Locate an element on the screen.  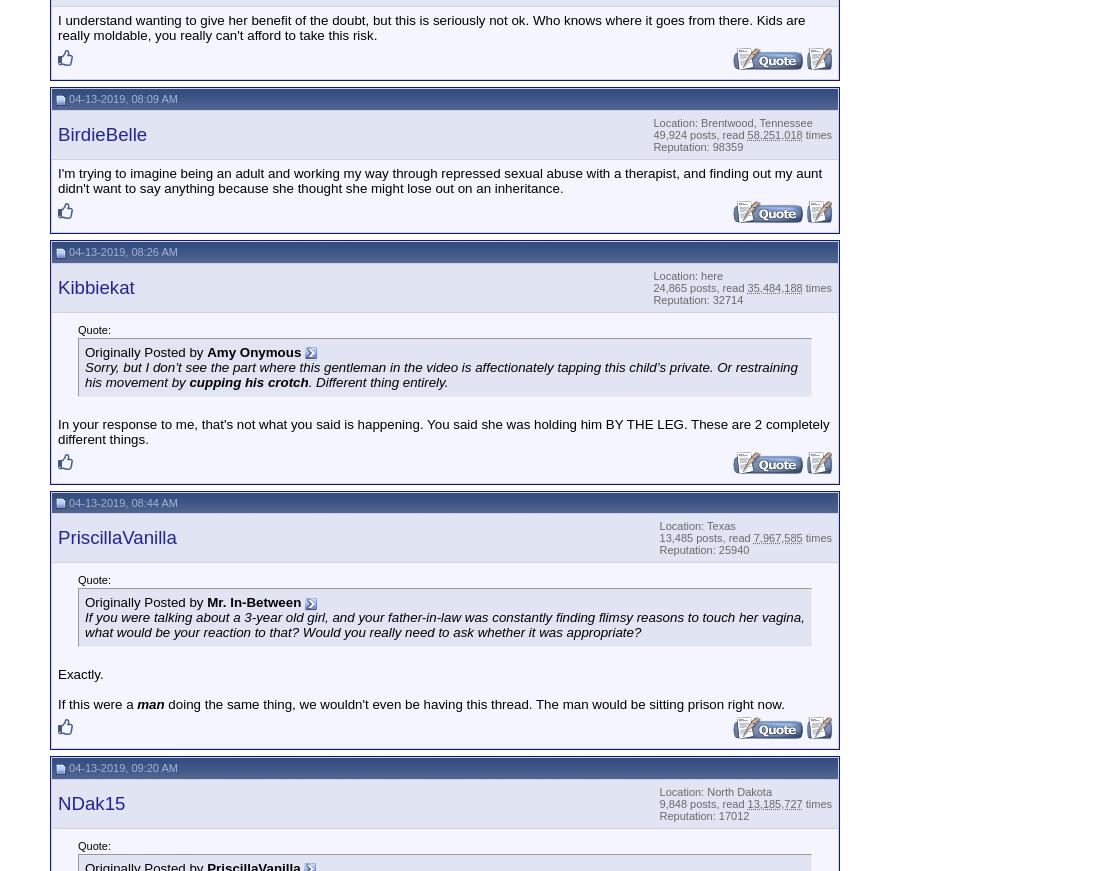
'Reputation: 17012' is located at coordinates (659, 814).